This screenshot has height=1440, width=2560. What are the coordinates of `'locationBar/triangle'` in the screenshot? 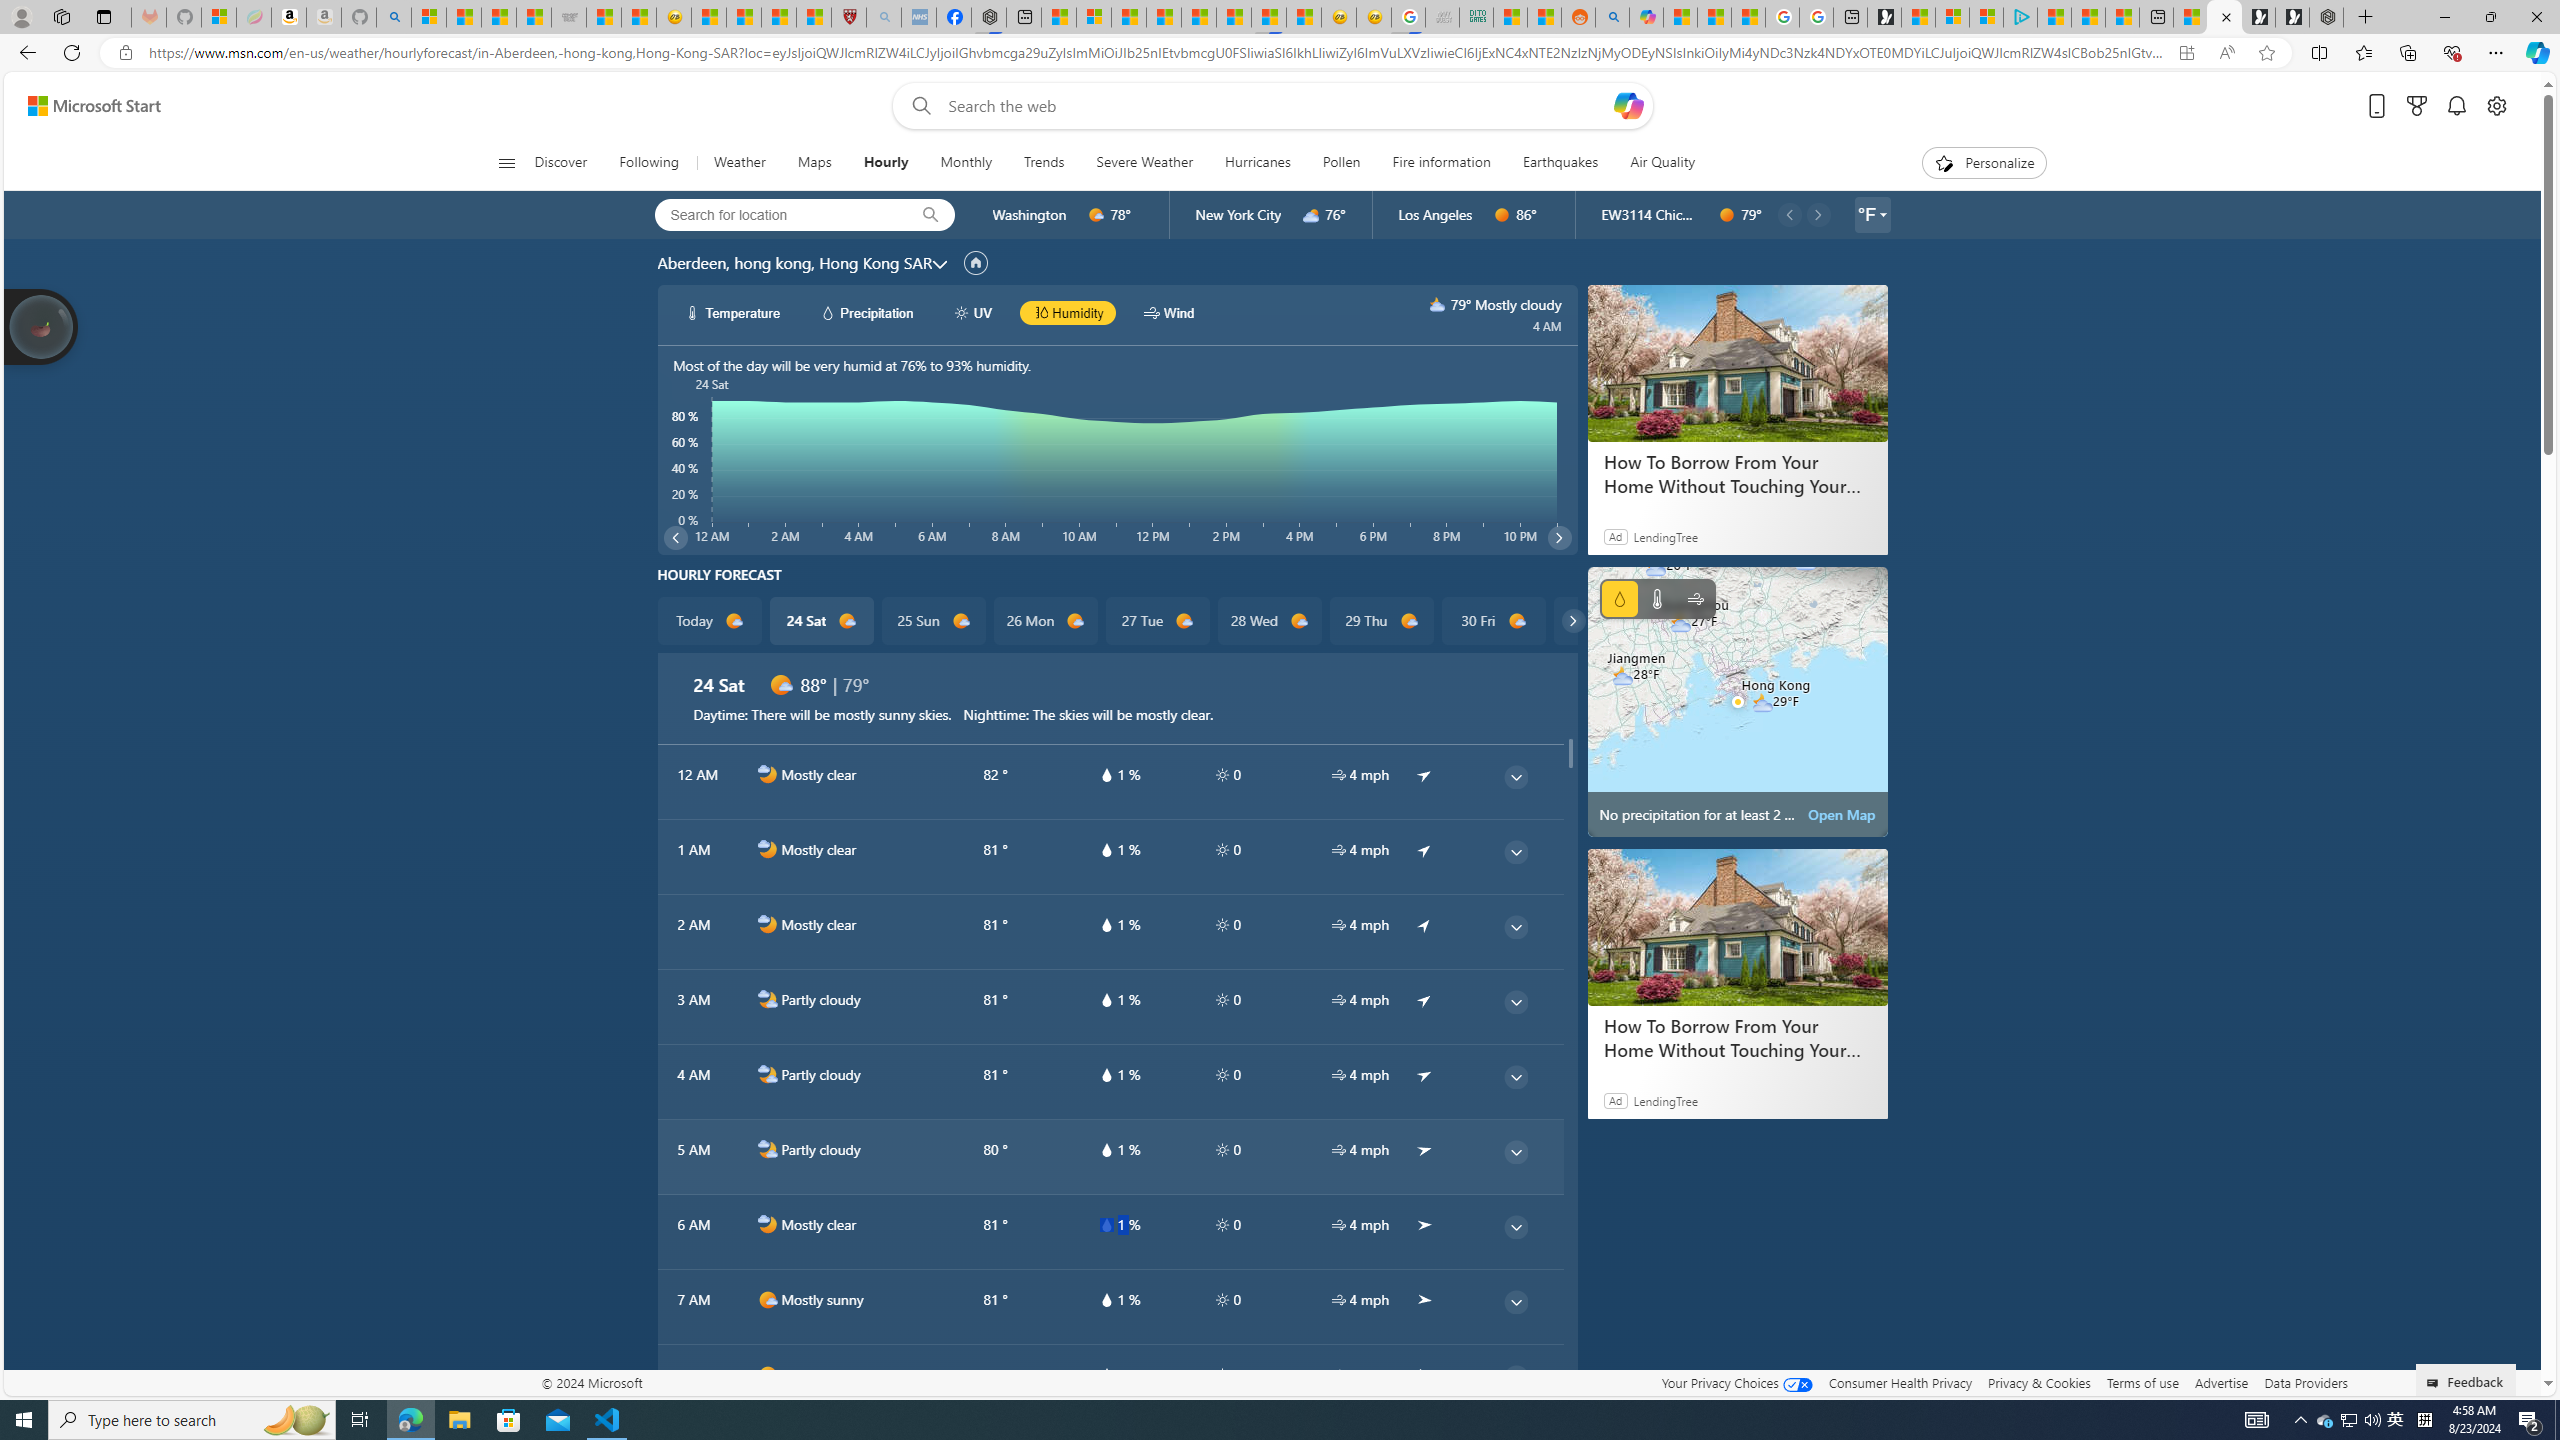 It's located at (1882, 214).